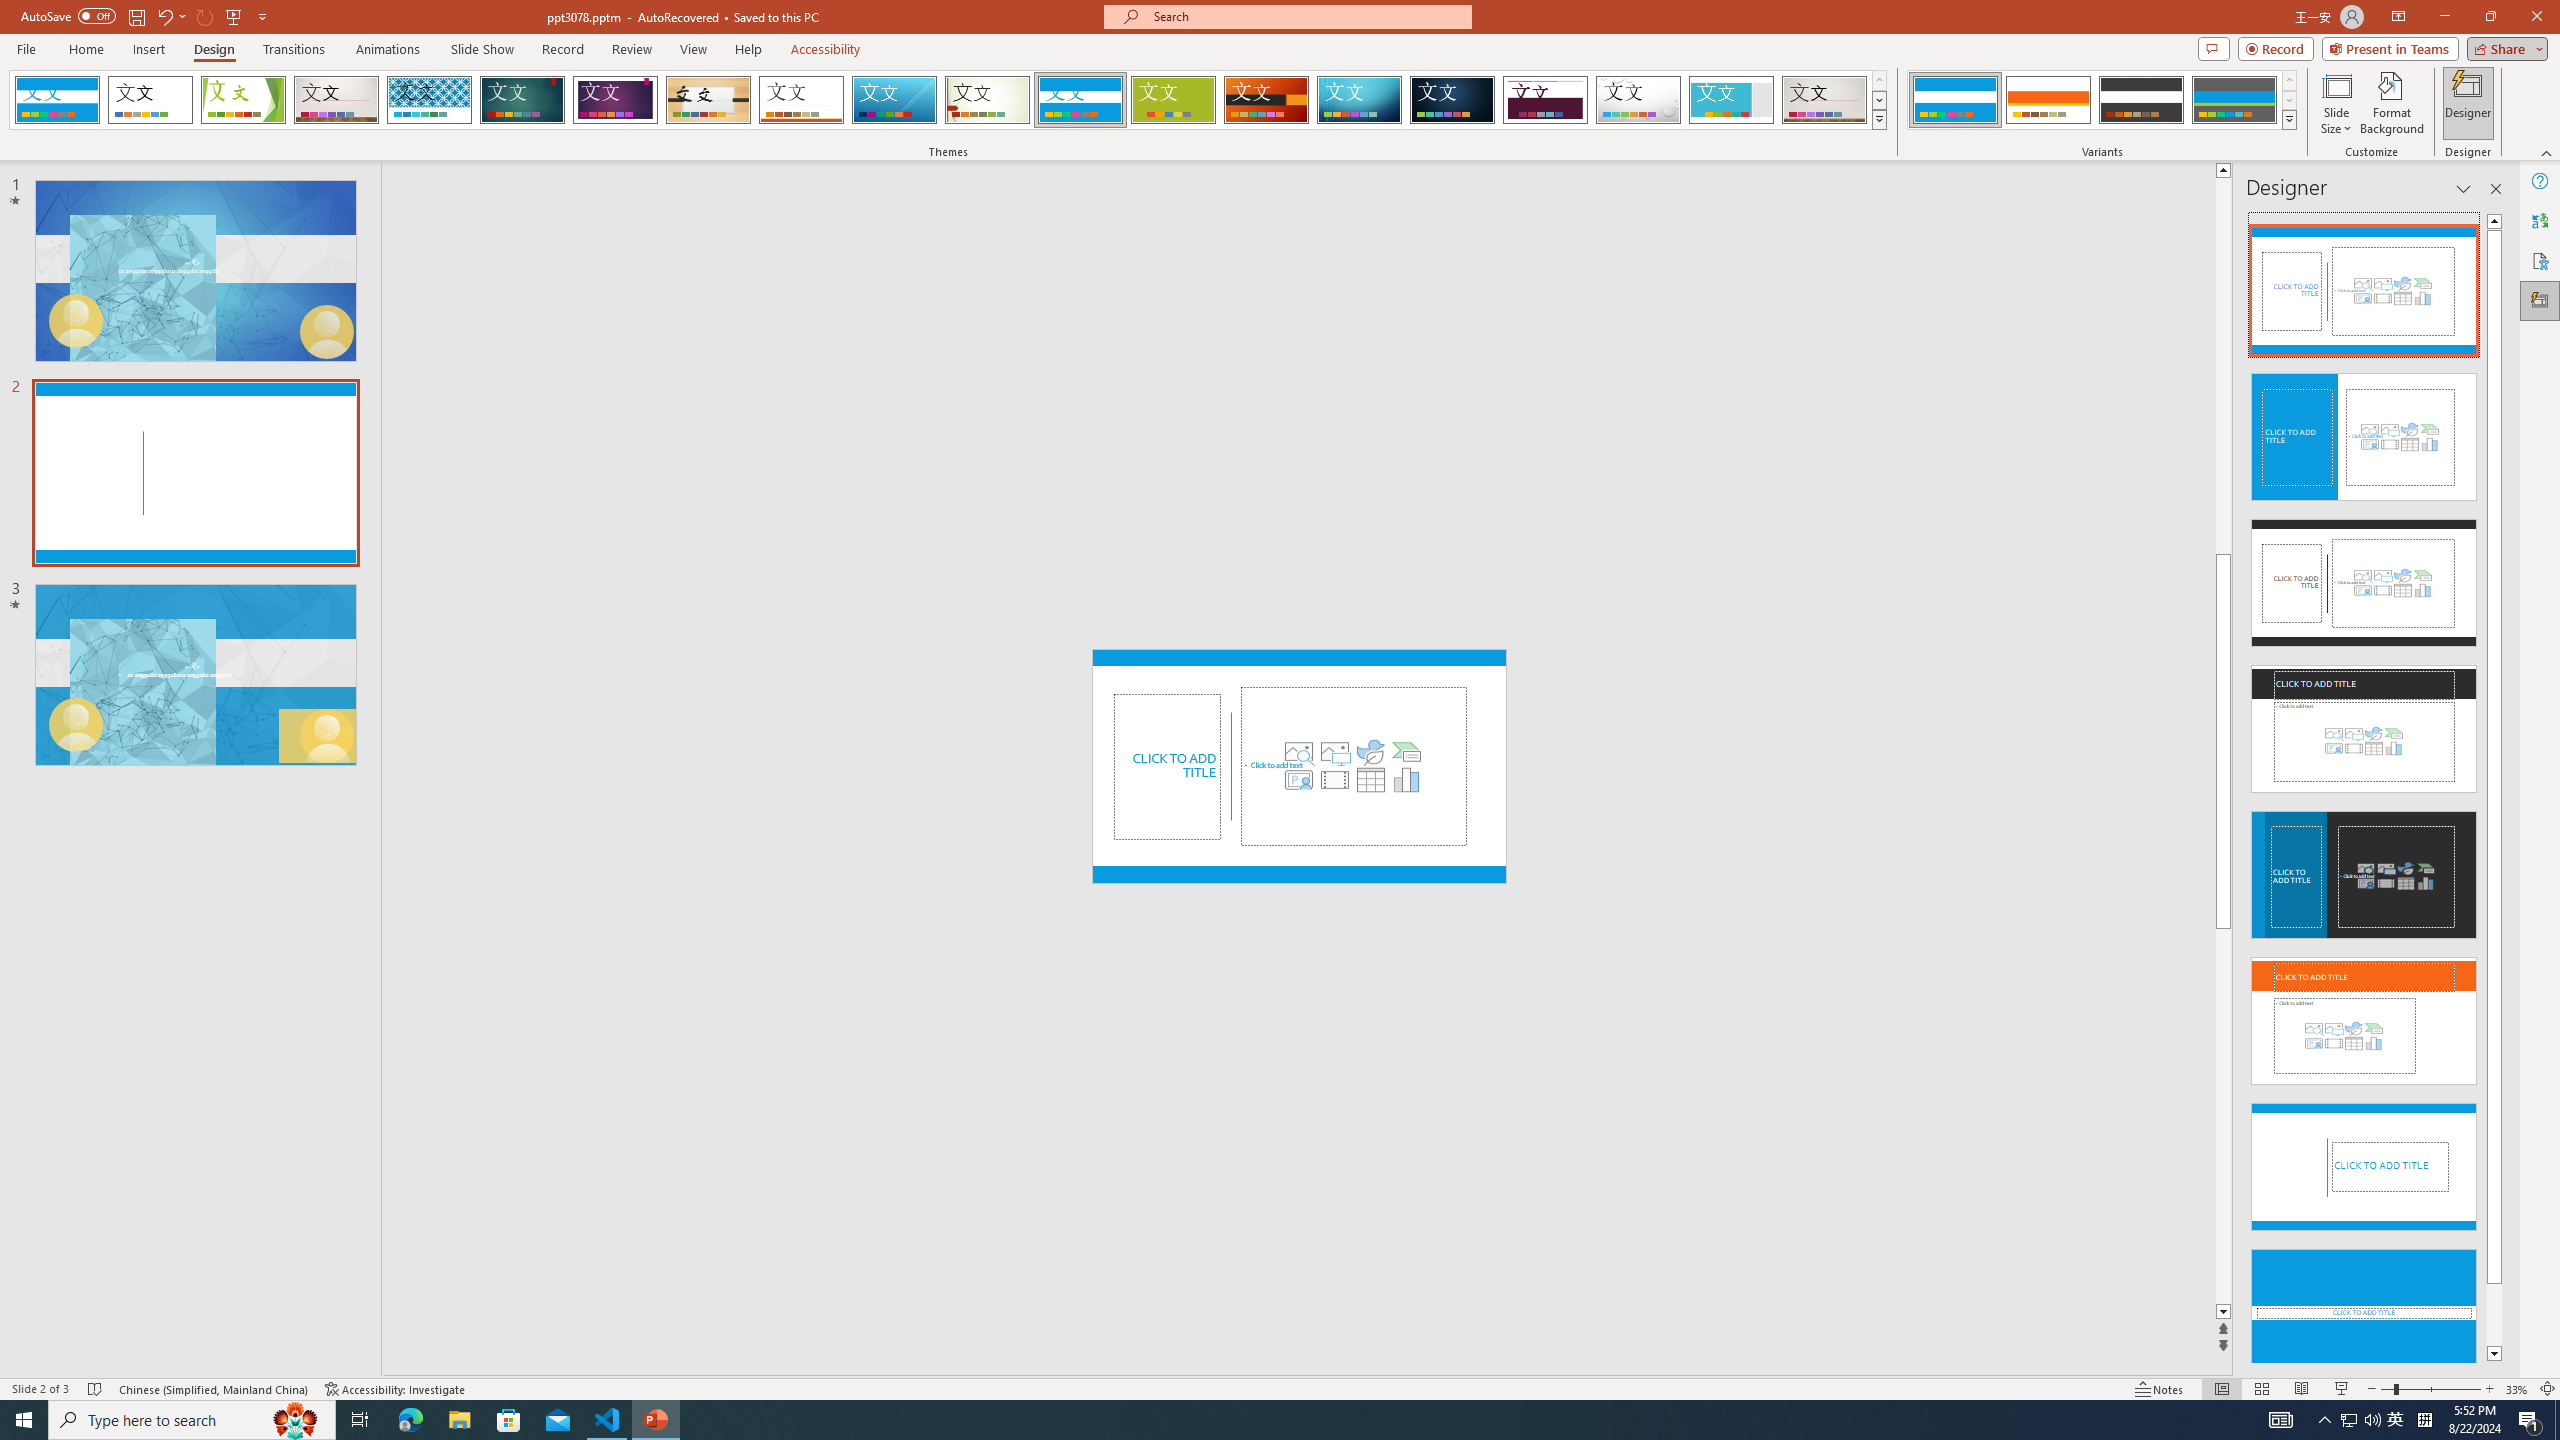 The width and height of the screenshot is (2560, 1440). What do you see at coordinates (893, 99) in the screenshot?
I see `'Slice'` at bounding box center [893, 99].